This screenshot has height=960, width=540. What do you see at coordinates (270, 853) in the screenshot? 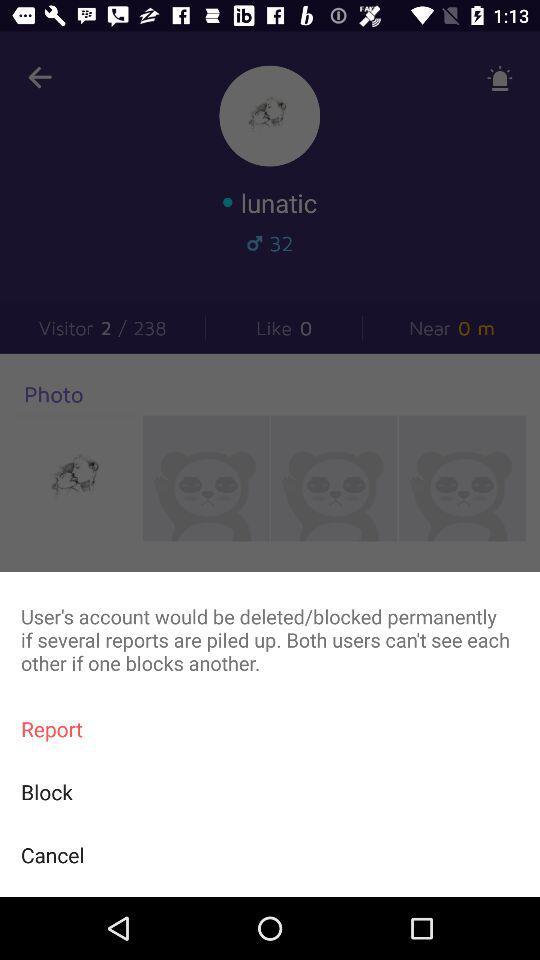
I see `cancel button` at bounding box center [270, 853].